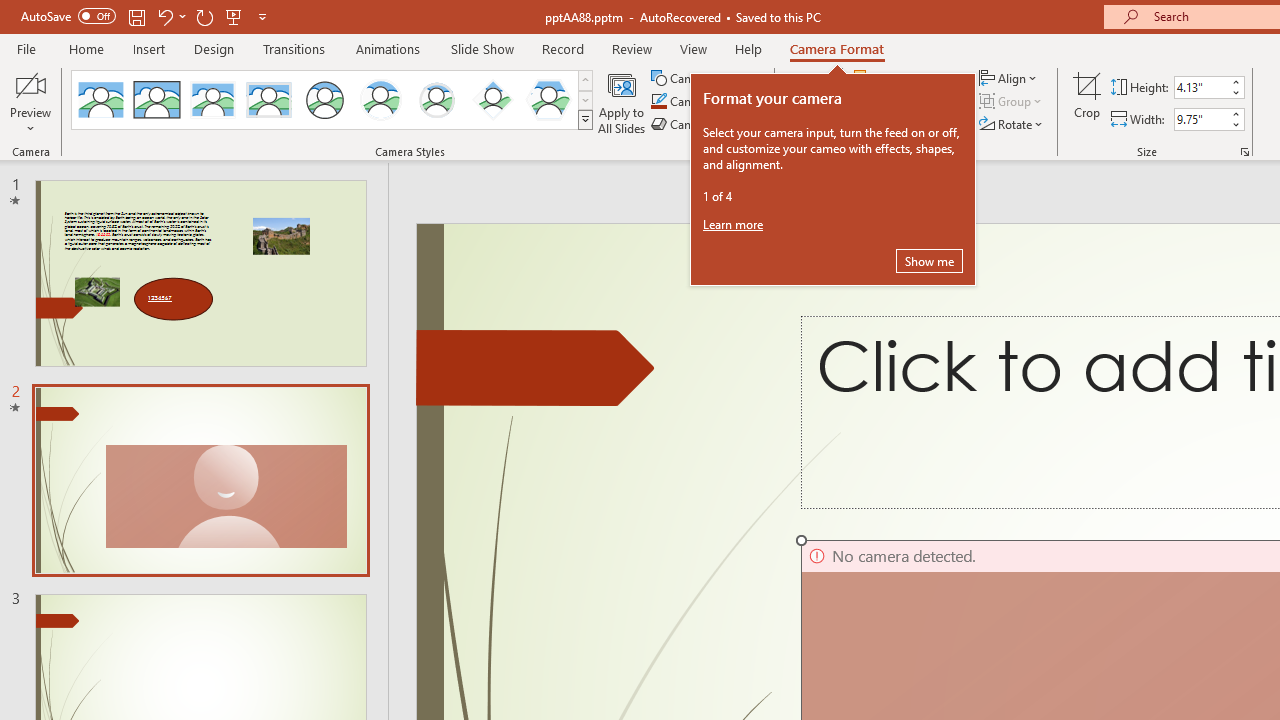 This screenshot has width=1280, height=720. Describe the element at coordinates (267, 100) in the screenshot. I see `'Soft Edge Rectangle'` at that location.